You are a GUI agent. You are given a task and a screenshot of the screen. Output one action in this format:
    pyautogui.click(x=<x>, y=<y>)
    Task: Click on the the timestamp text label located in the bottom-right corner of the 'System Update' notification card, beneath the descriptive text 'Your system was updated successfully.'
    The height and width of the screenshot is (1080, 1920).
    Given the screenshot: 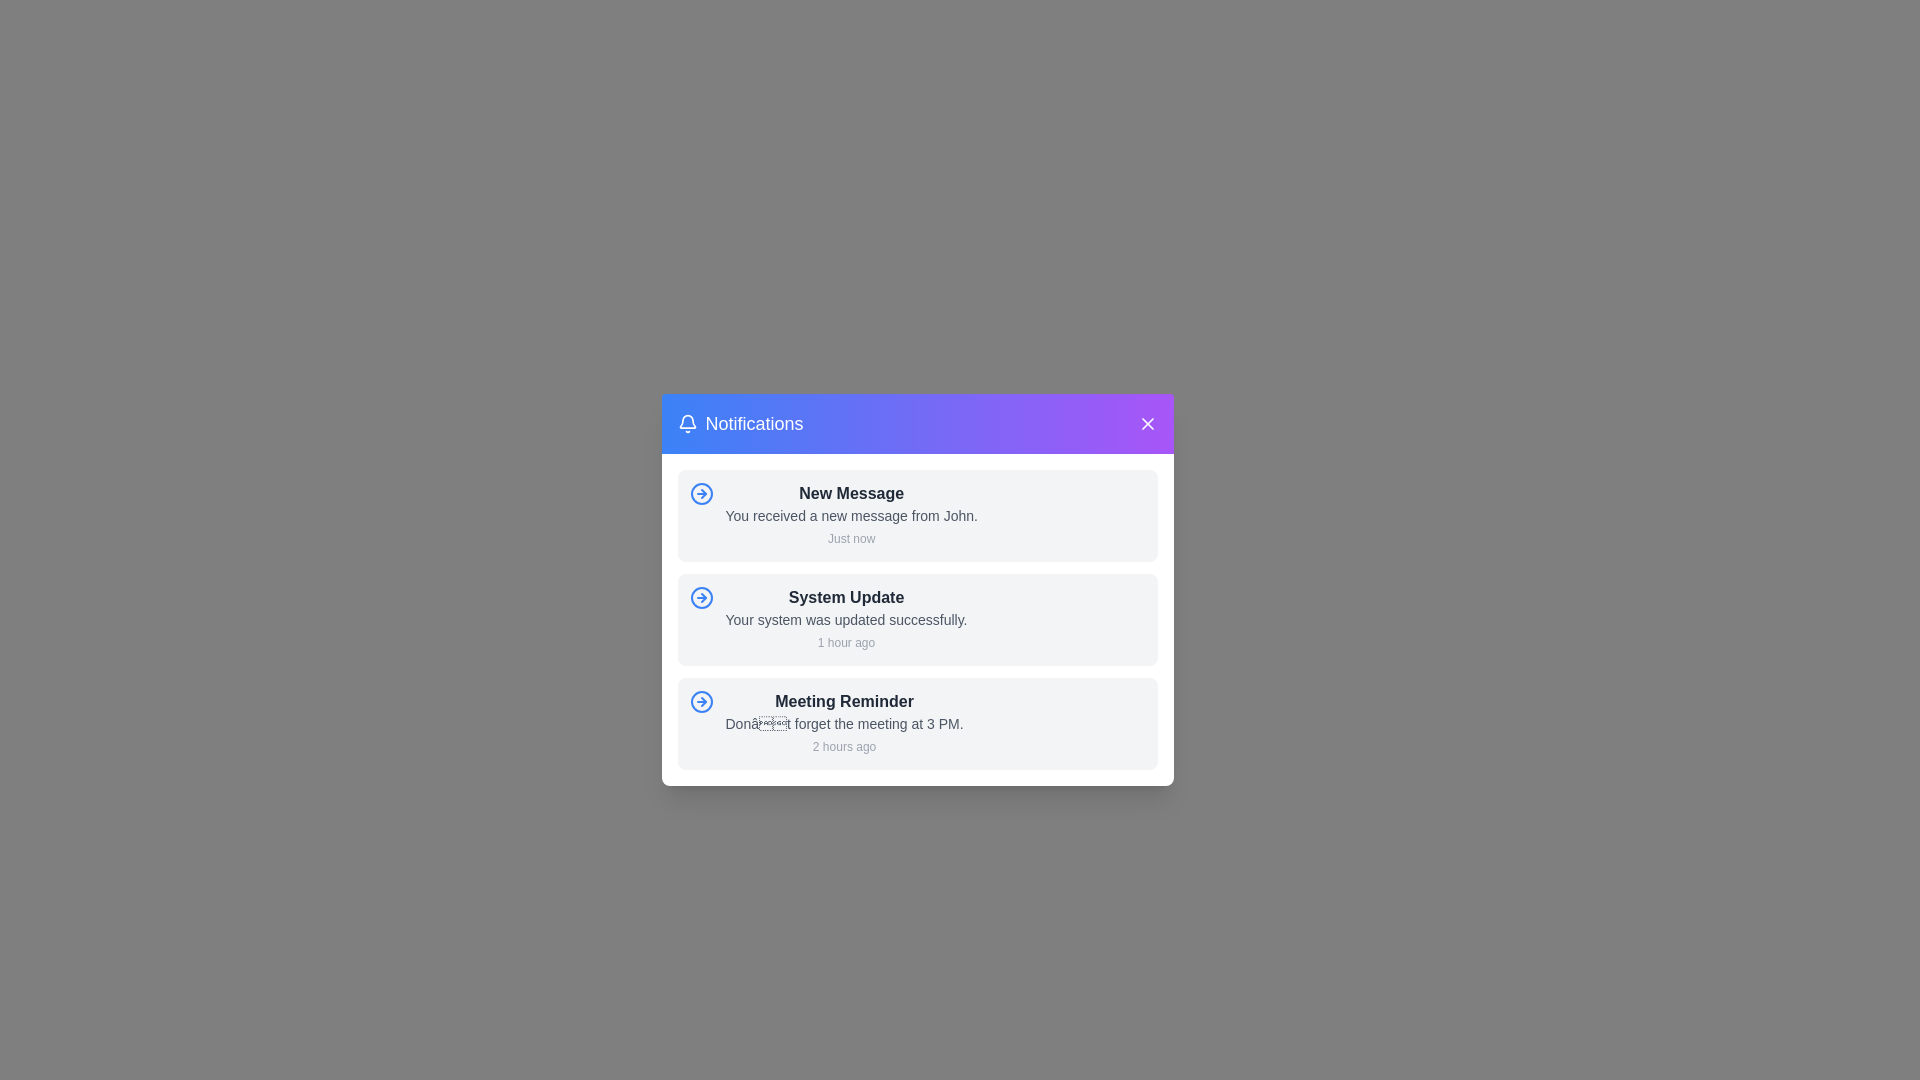 What is the action you would take?
    pyautogui.click(x=846, y=643)
    